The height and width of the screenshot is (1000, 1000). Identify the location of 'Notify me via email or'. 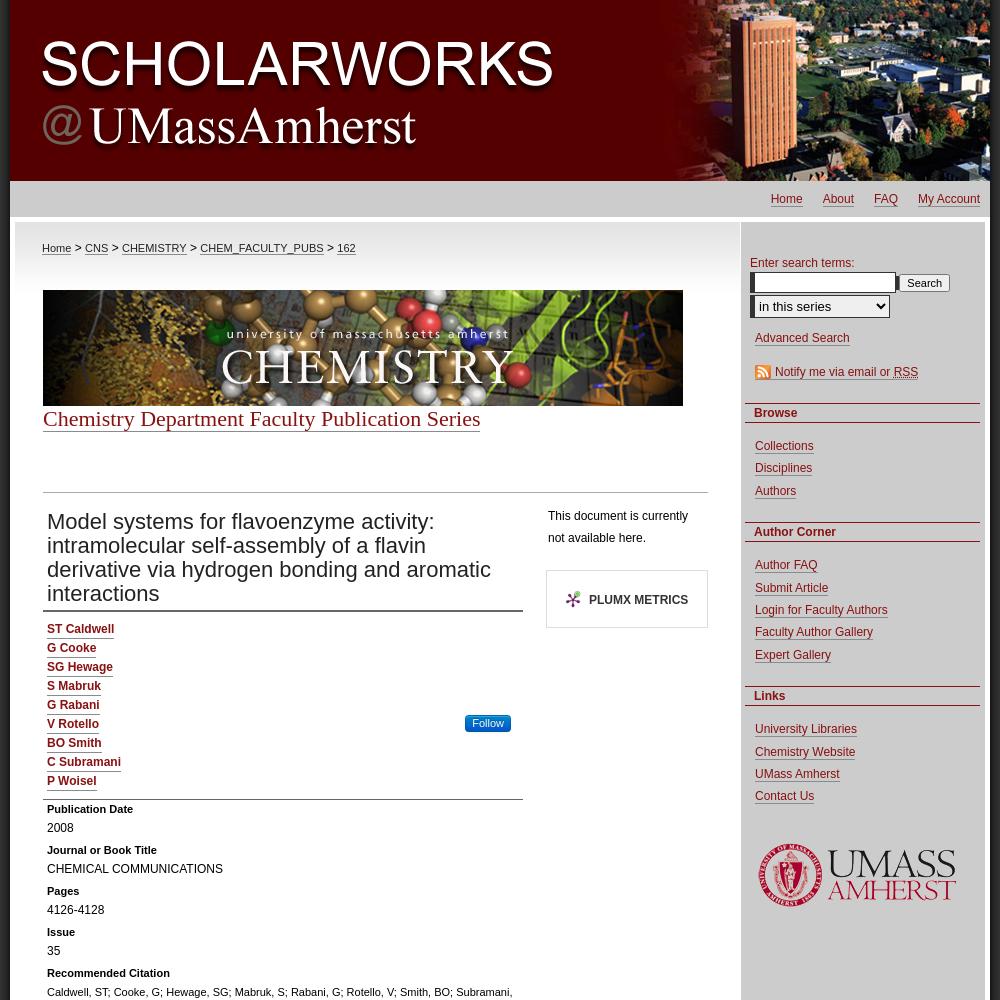
(833, 370).